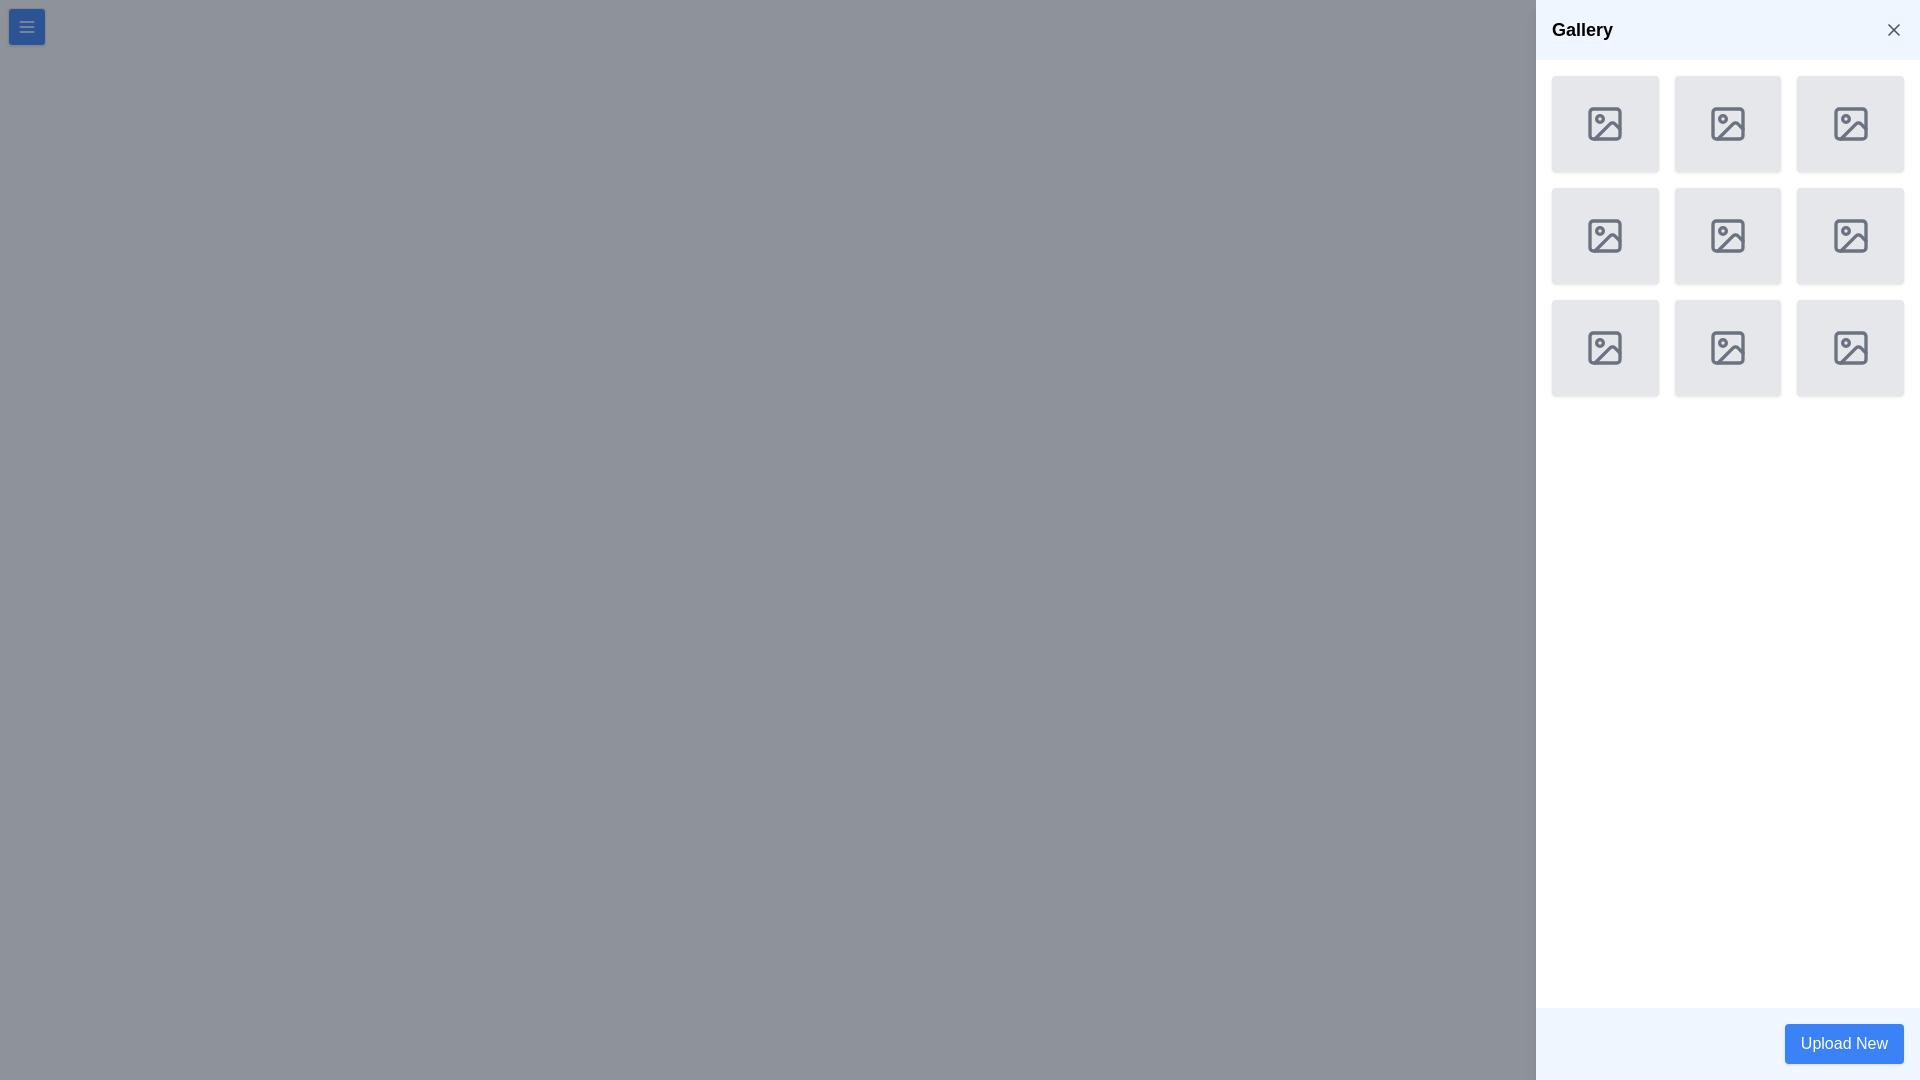 The height and width of the screenshot is (1080, 1920). Describe the element at coordinates (1727, 234) in the screenshot. I see `the SVG rectangle with rounded corners located in the top-left corner of the icon in the third column and third row of the Gallery section` at that location.